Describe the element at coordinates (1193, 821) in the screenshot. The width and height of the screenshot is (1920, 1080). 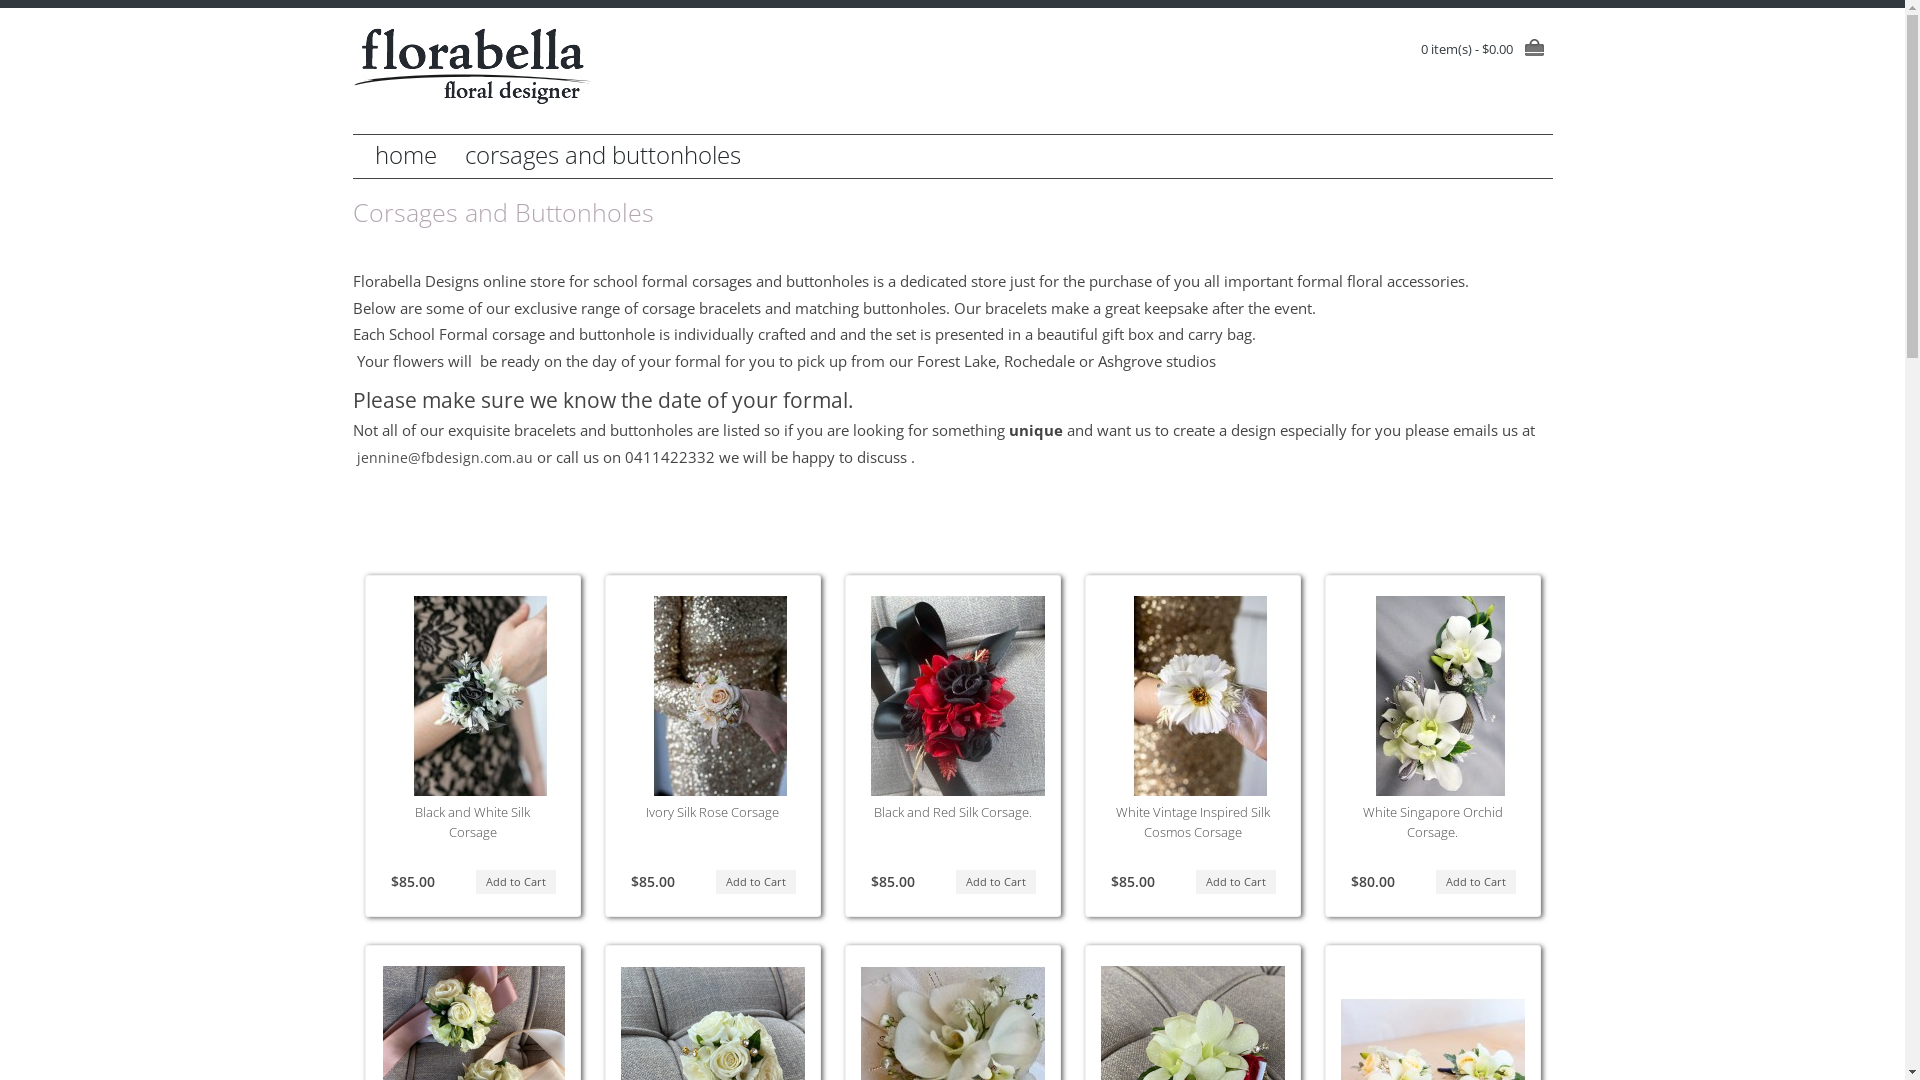
I see `'White Vintage Inspired Silk Cosmos Corsage'` at that location.